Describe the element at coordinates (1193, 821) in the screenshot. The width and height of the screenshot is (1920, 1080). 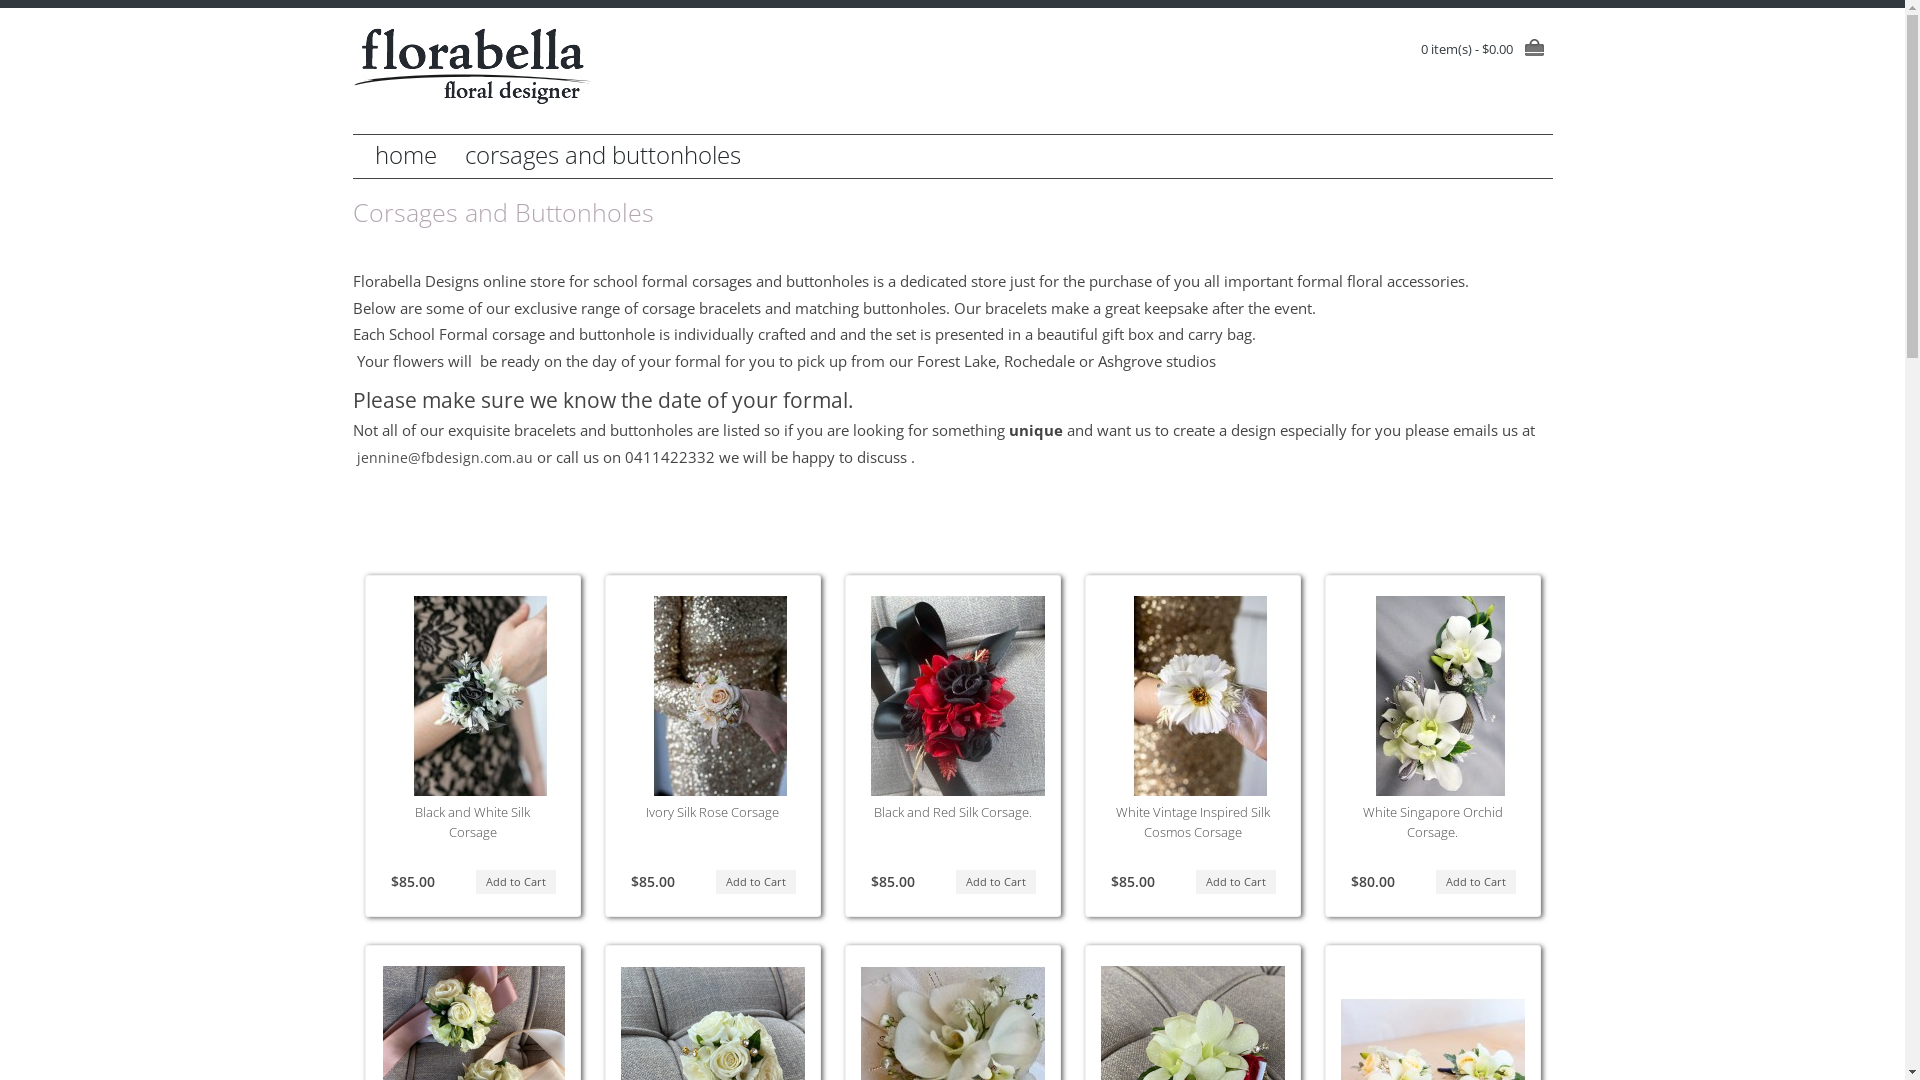
I see `'White Vintage Inspired Silk Cosmos Corsage'` at that location.